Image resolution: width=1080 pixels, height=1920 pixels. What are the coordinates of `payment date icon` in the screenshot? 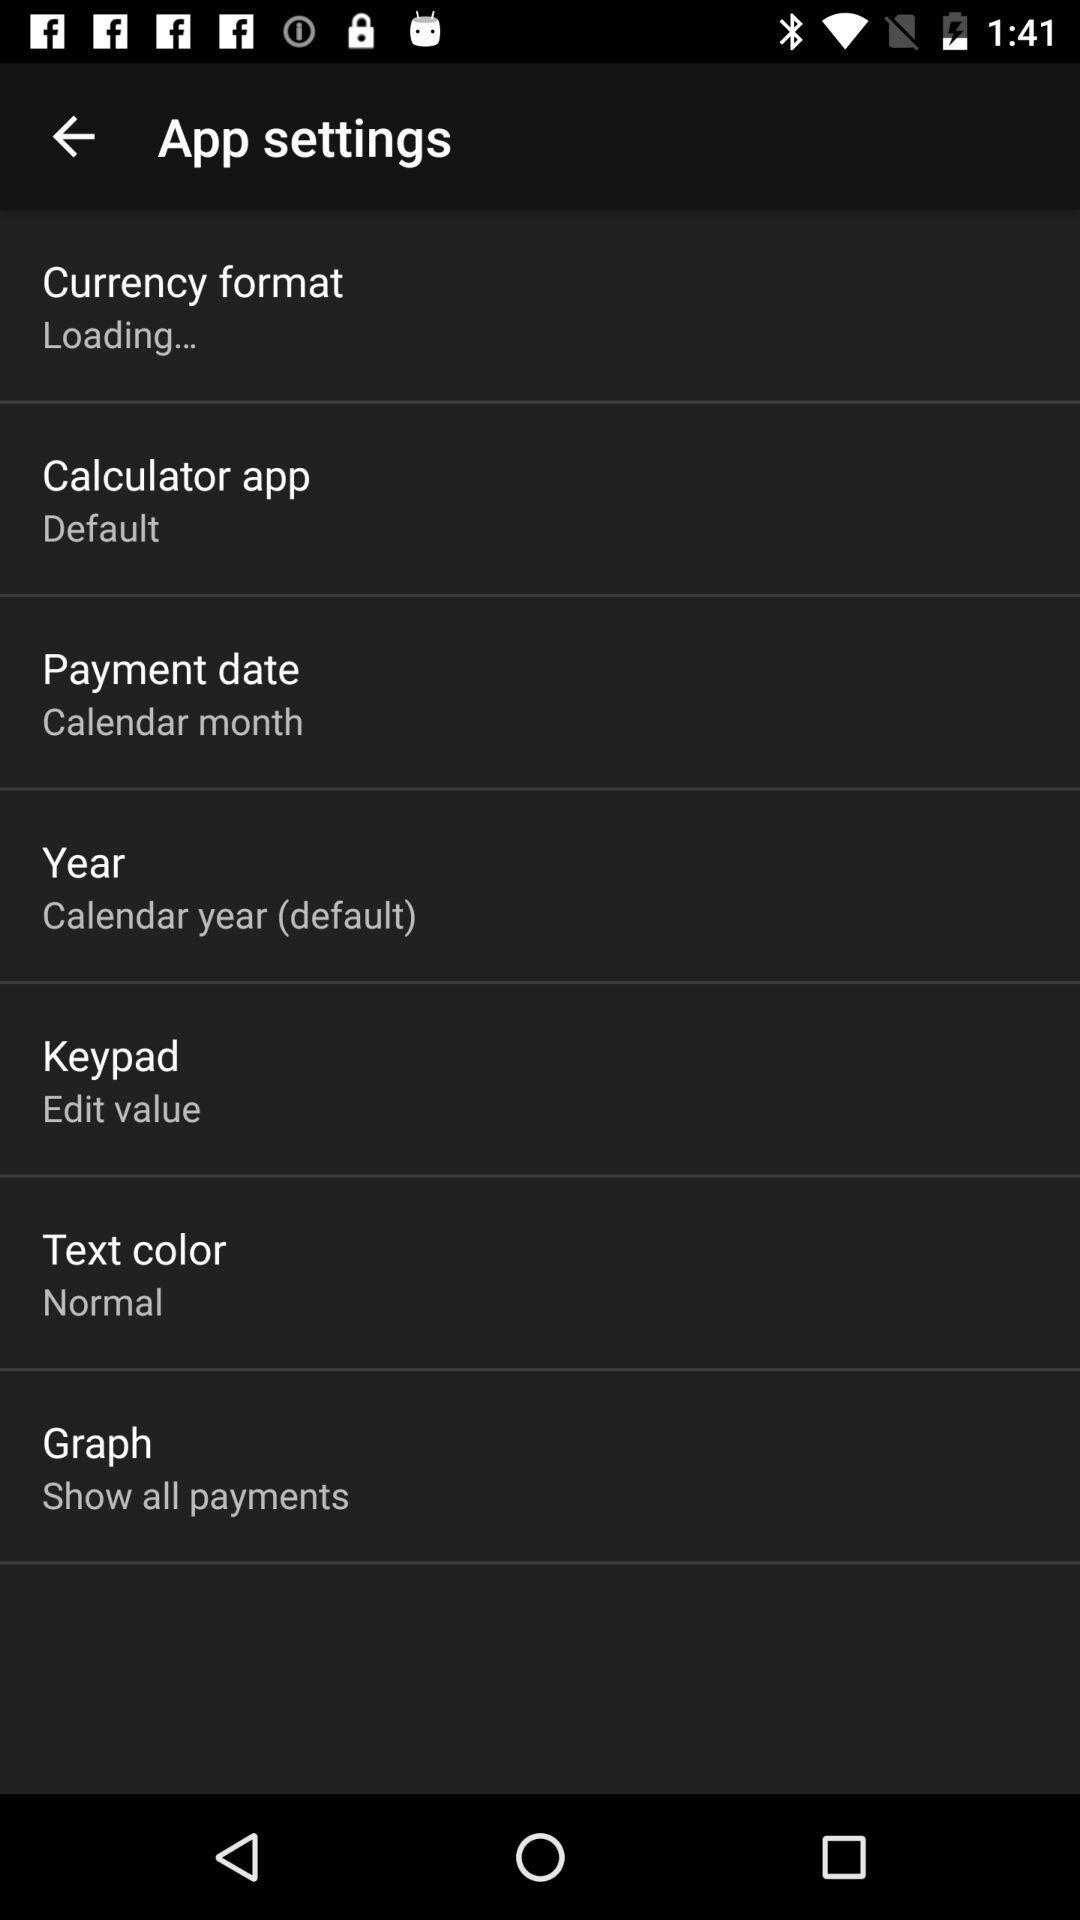 It's located at (169, 667).